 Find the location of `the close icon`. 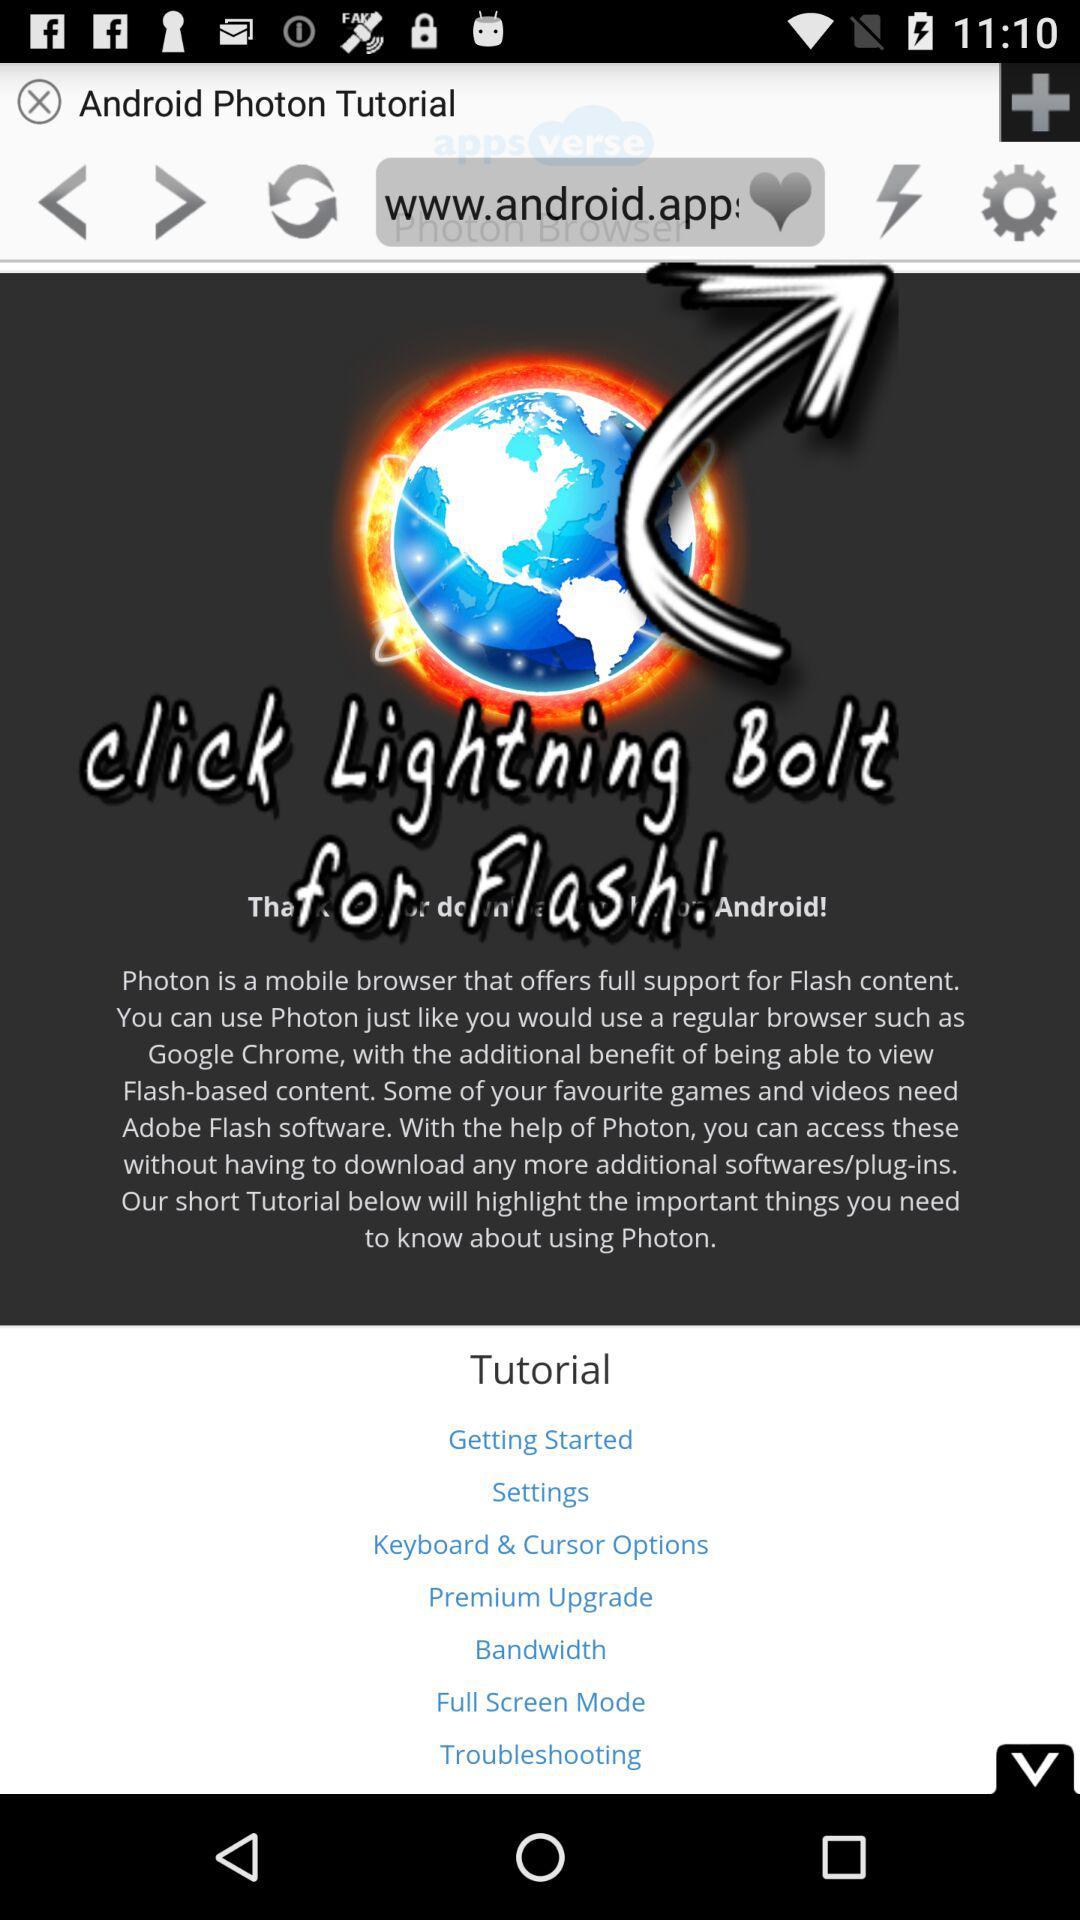

the close icon is located at coordinates (39, 108).